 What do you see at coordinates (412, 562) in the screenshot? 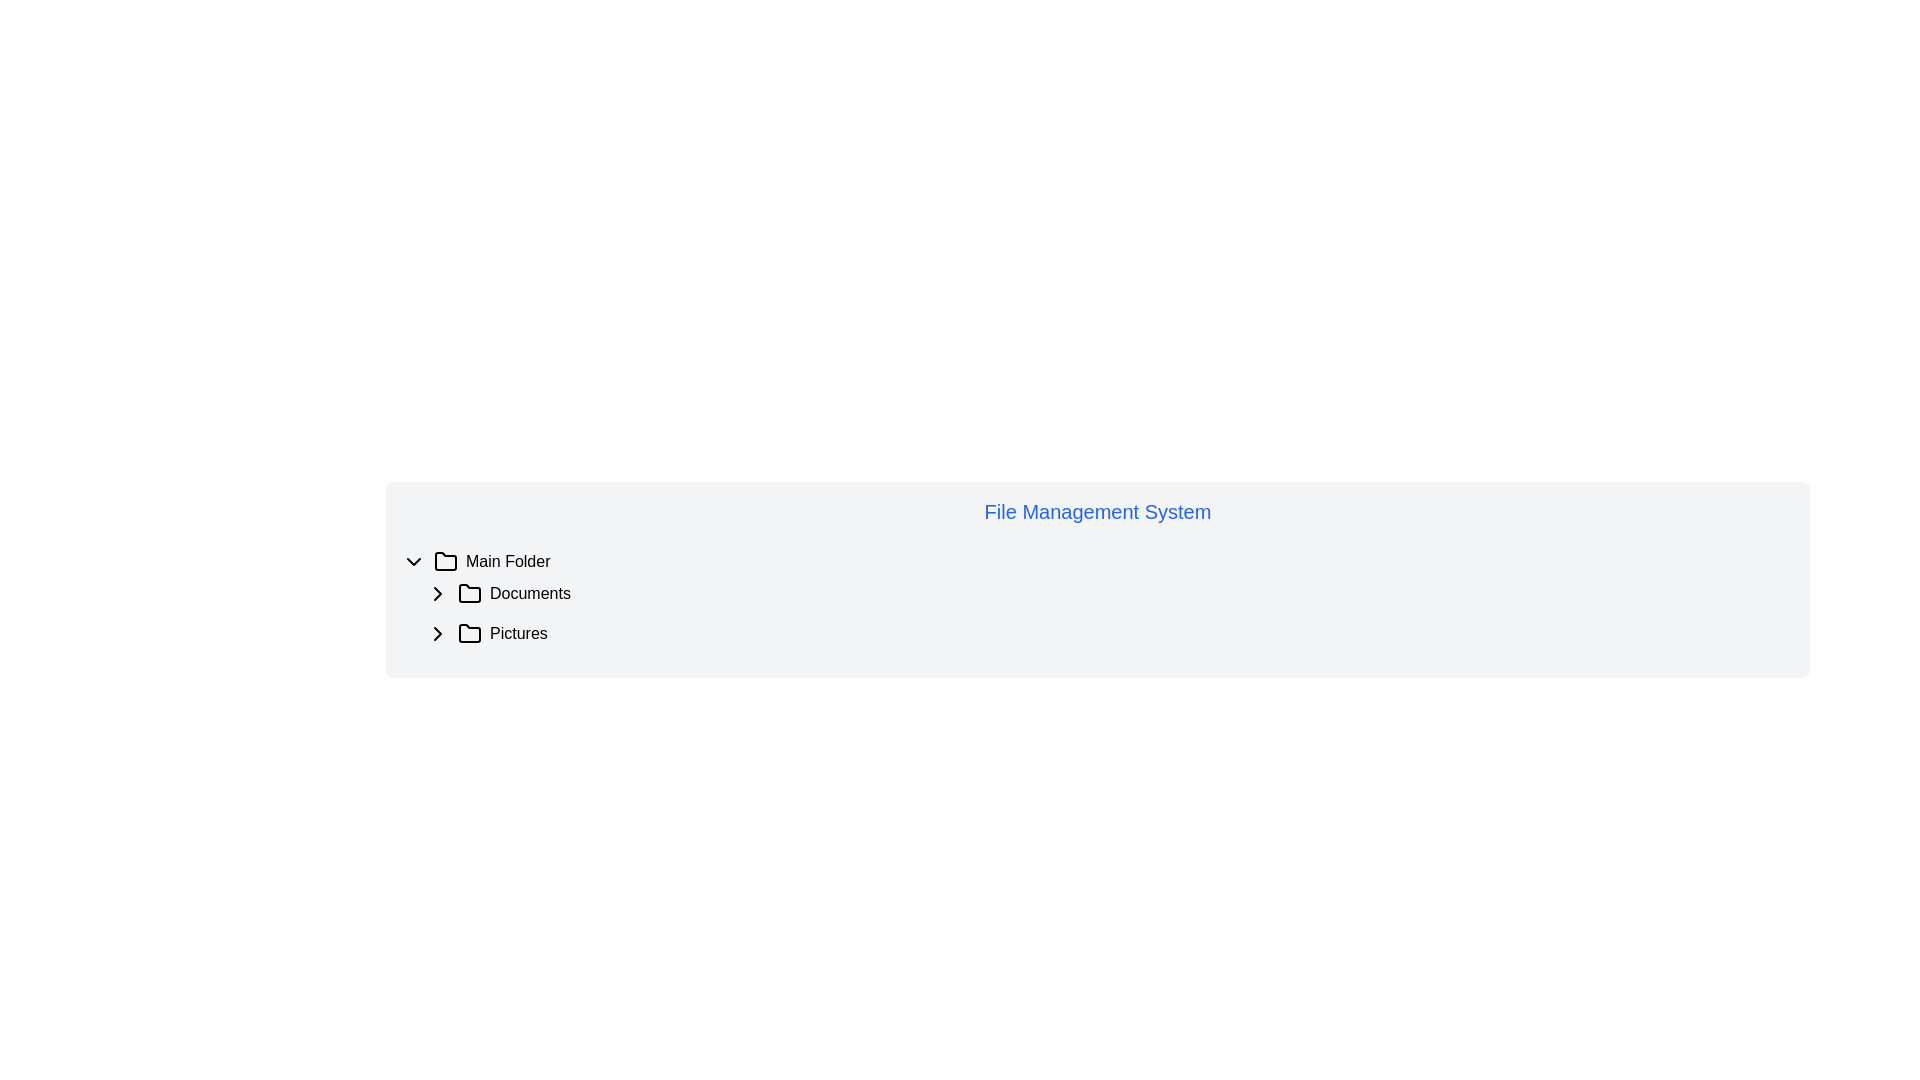
I see `the downward-facing chevron icon with a black outline, located to the left of the 'Main Folder' label` at bounding box center [412, 562].